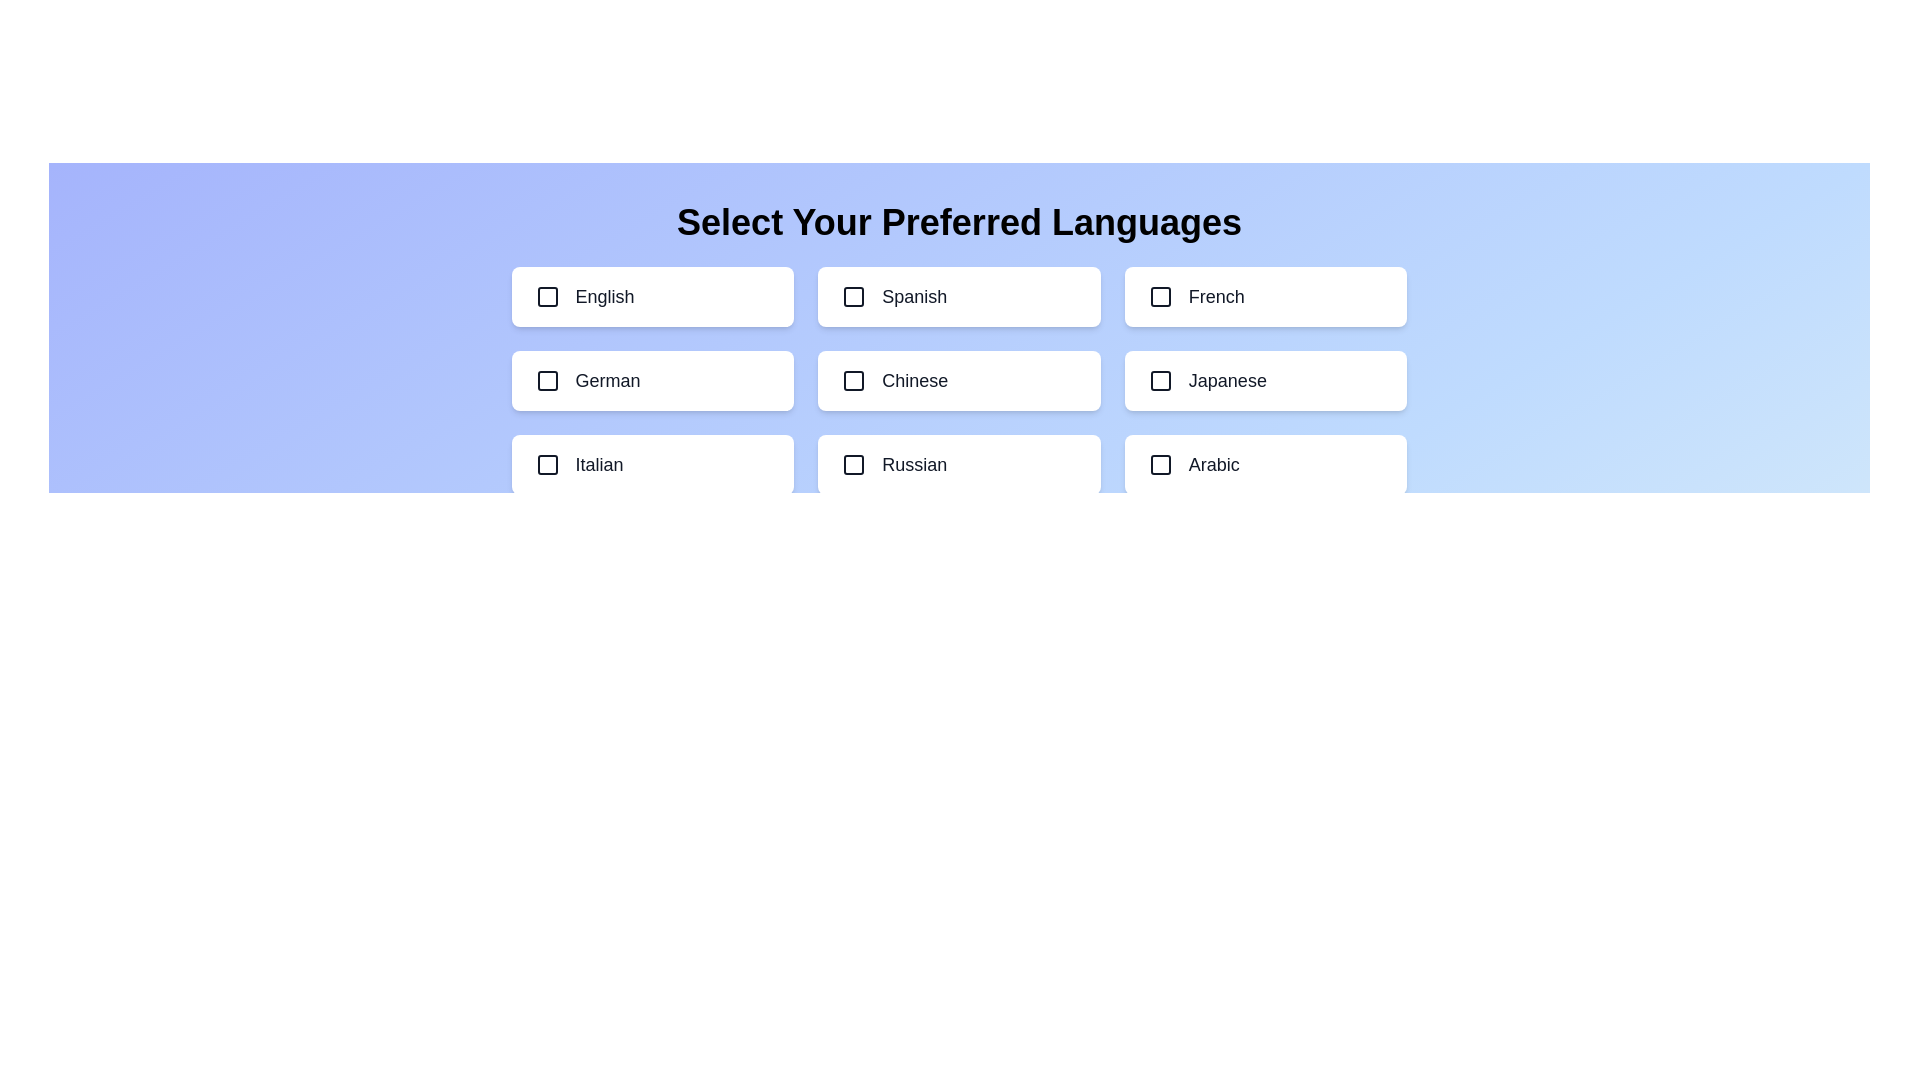  What do you see at coordinates (652, 297) in the screenshot?
I see `the language option English` at bounding box center [652, 297].